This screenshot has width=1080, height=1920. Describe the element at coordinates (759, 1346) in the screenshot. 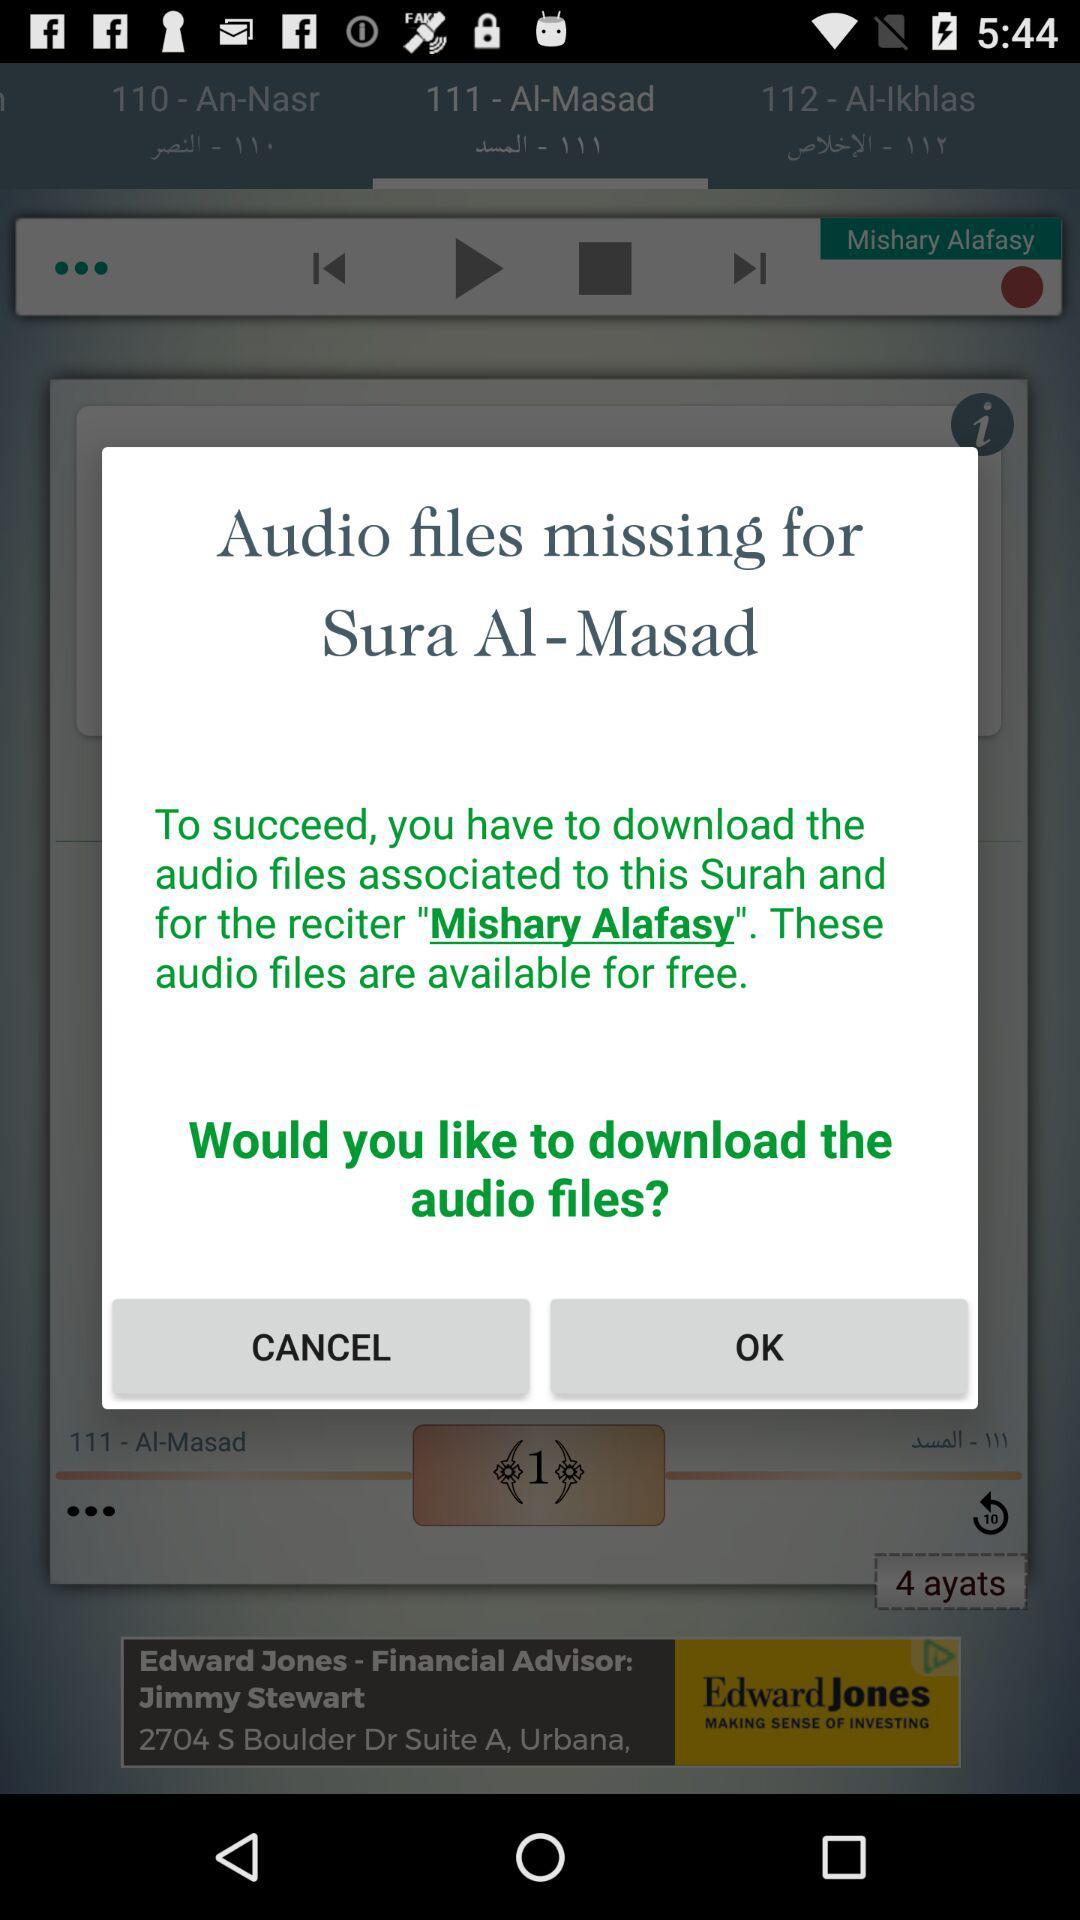

I see `the item next to cancel icon` at that location.